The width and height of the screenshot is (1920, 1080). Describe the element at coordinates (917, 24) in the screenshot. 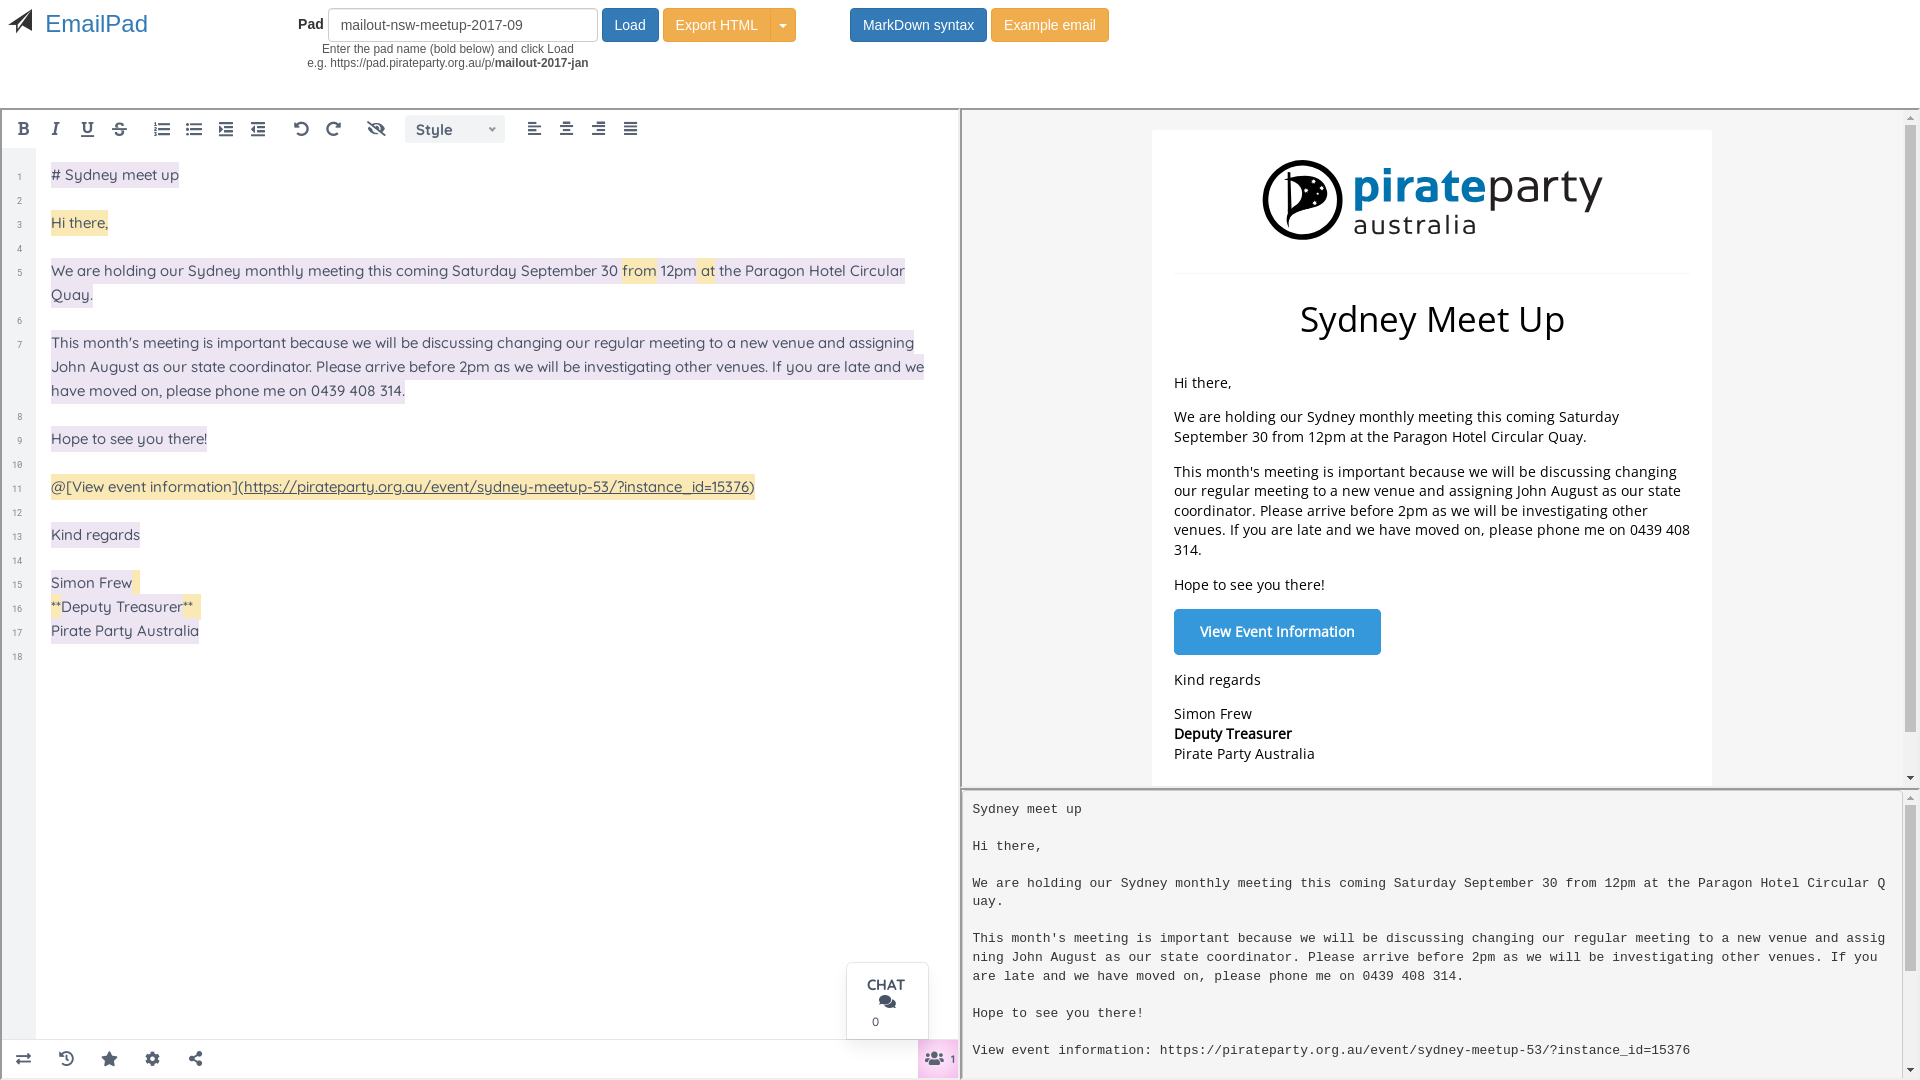

I see `'MarkDown syntax'` at that location.